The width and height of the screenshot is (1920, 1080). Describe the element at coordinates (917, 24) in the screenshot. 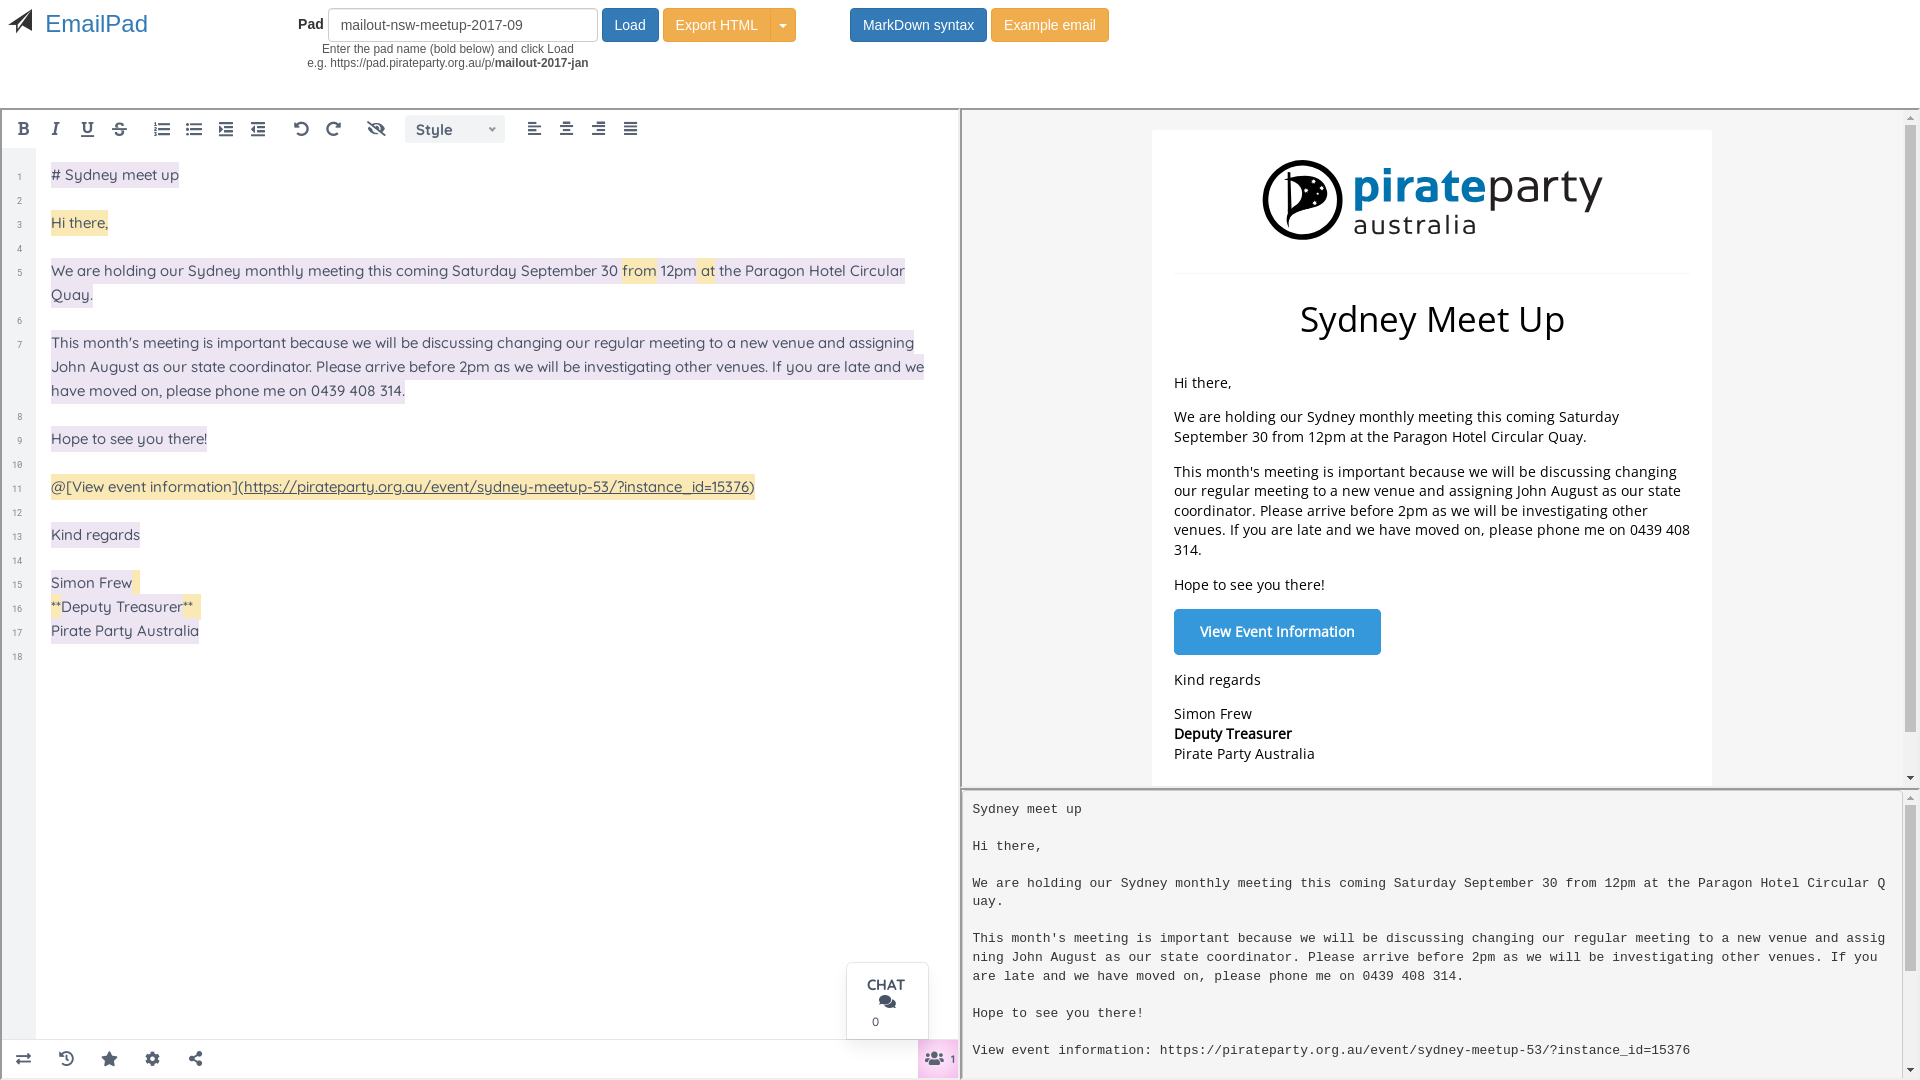

I see `'MarkDown syntax'` at that location.